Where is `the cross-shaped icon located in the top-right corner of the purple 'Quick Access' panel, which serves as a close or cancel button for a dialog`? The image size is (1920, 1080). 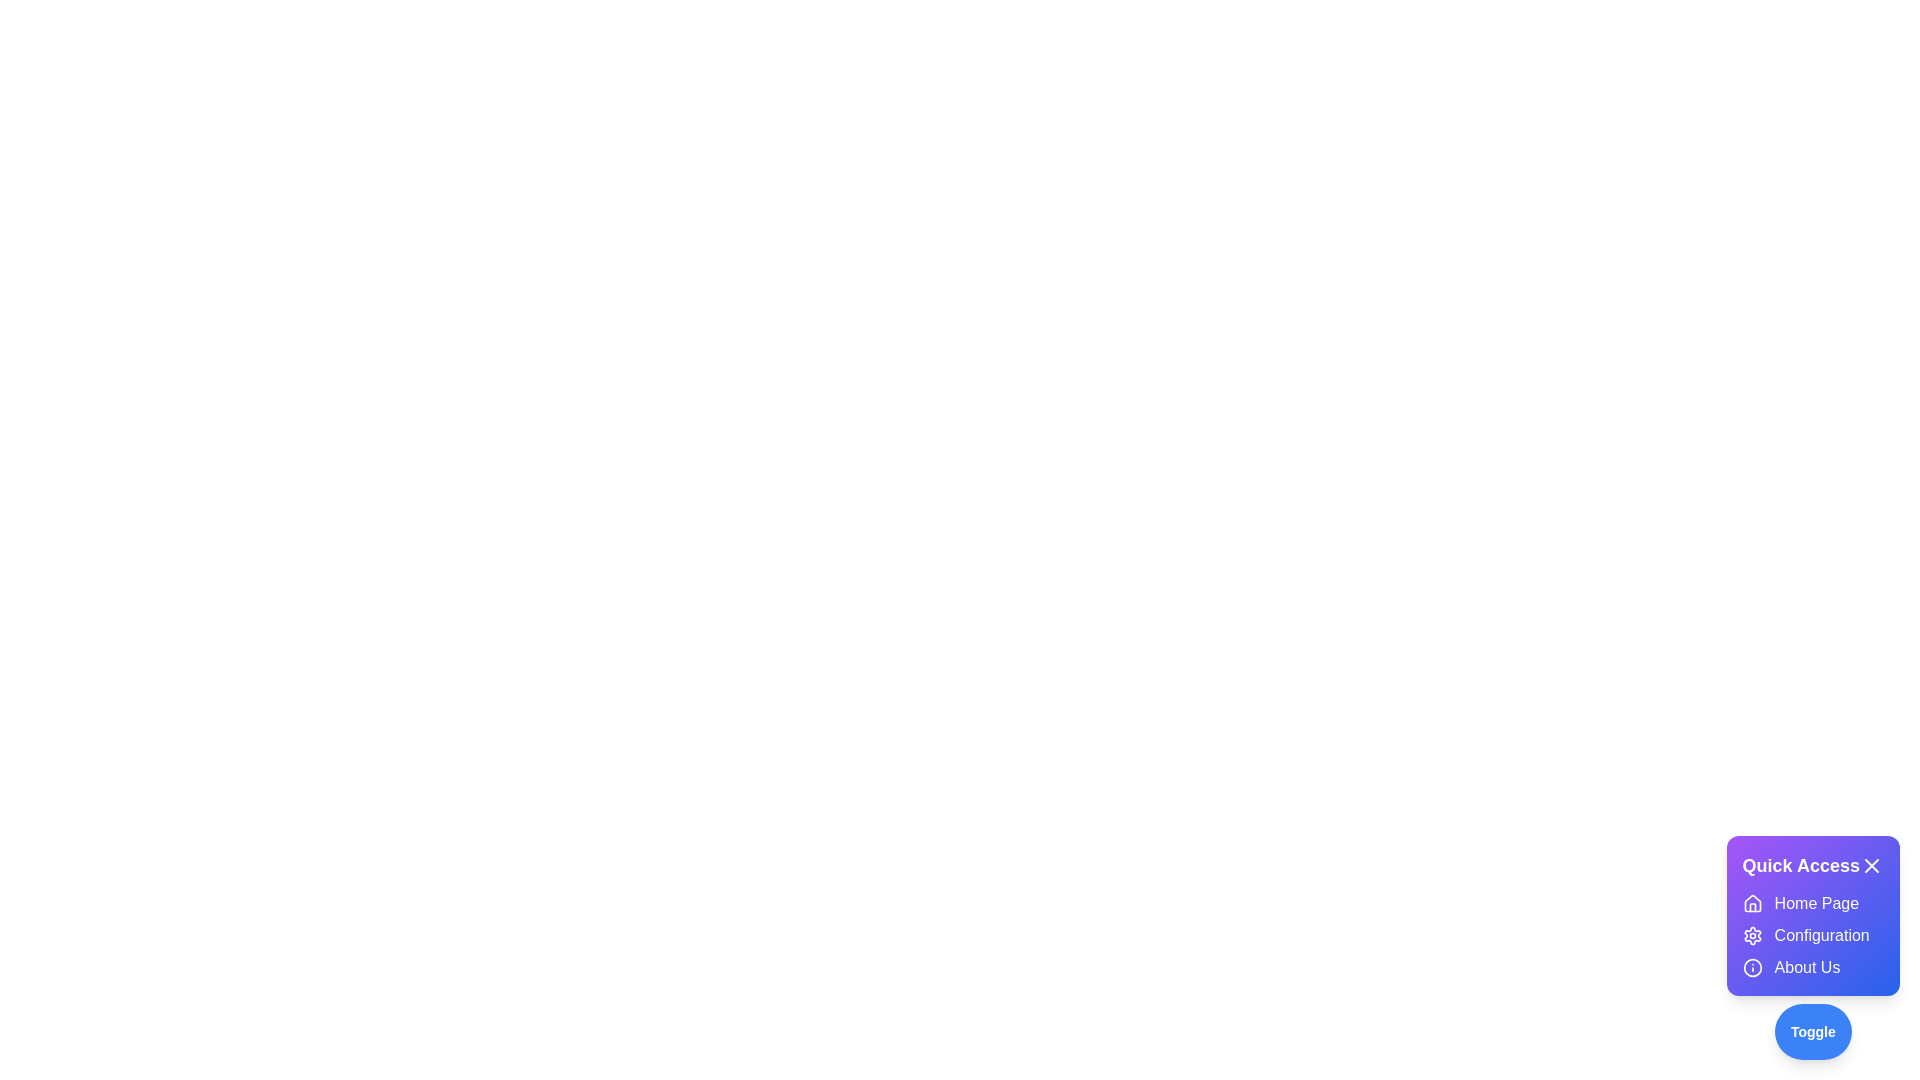 the cross-shaped icon located in the top-right corner of the purple 'Quick Access' panel, which serves as a close or cancel button for a dialog is located at coordinates (1871, 865).